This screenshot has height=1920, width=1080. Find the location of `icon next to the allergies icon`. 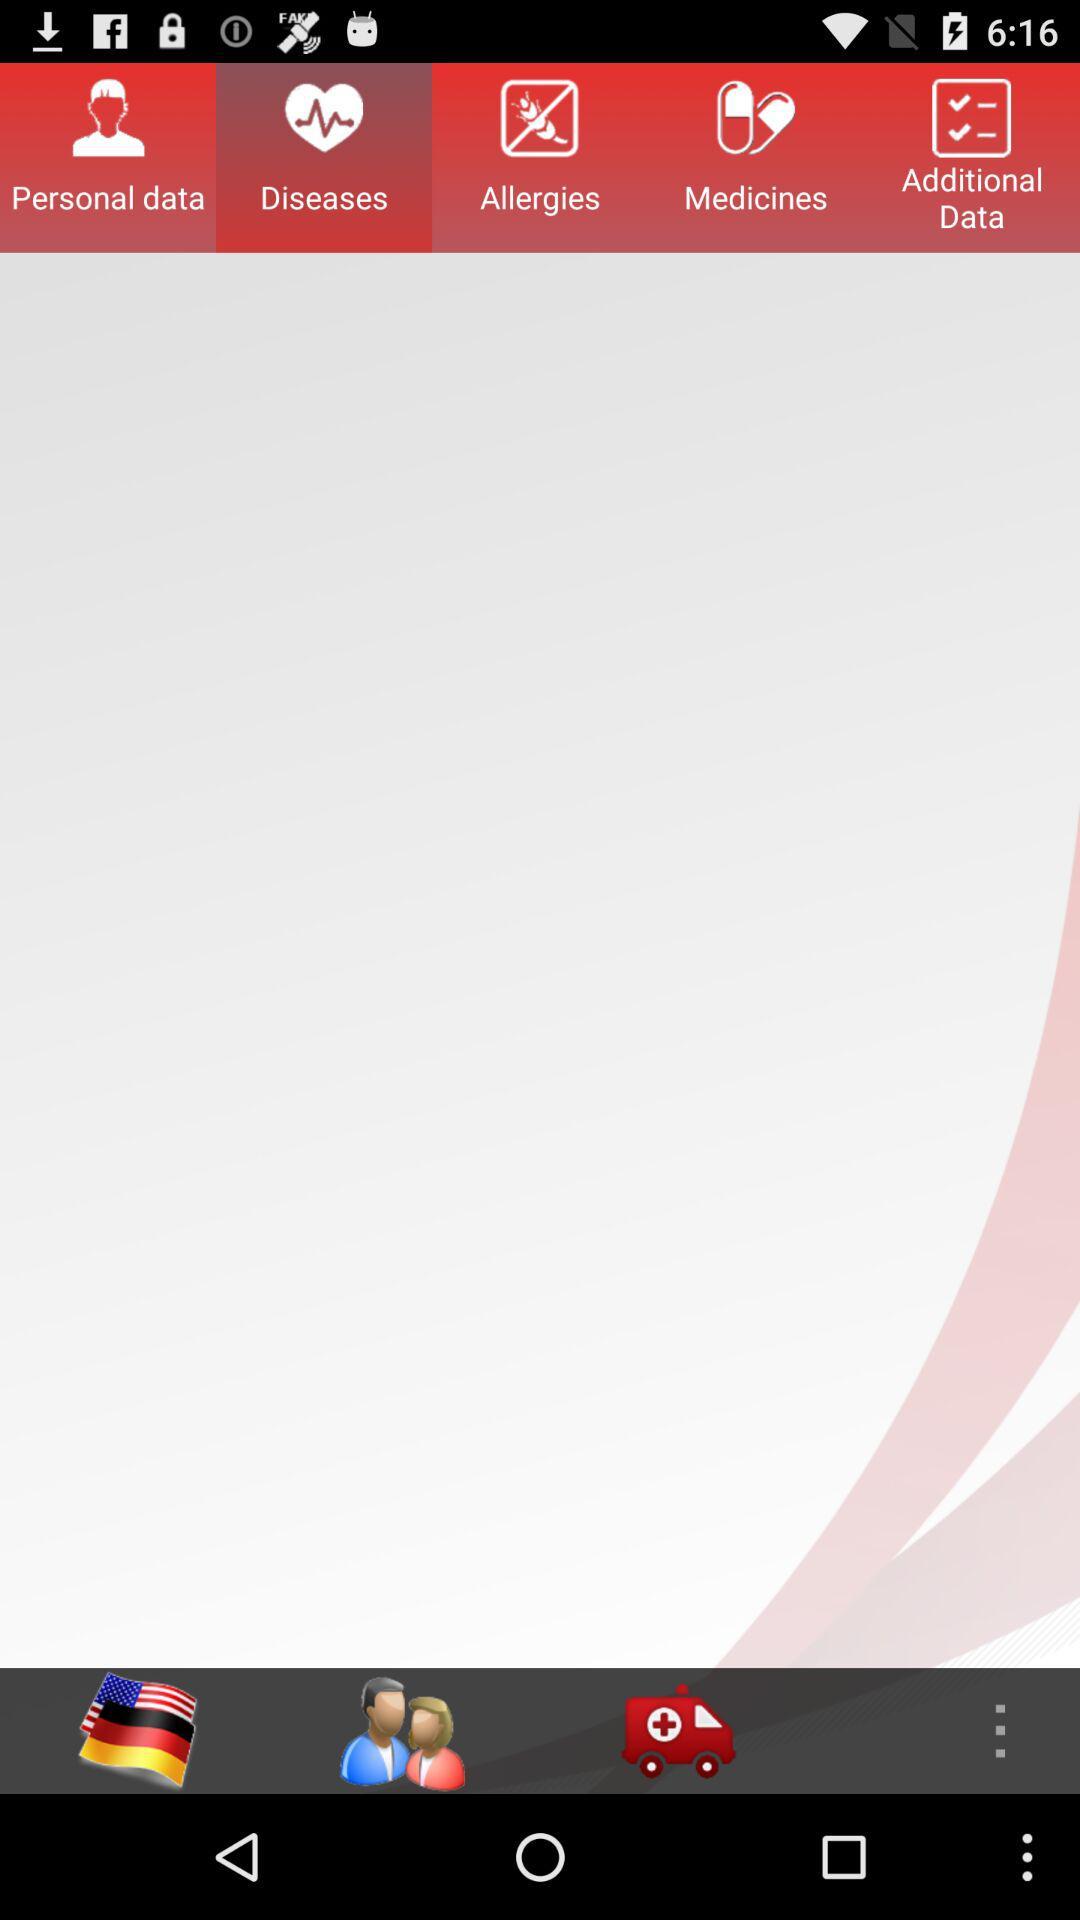

icon next to the allergies icon is located at coordinates (323, 156).